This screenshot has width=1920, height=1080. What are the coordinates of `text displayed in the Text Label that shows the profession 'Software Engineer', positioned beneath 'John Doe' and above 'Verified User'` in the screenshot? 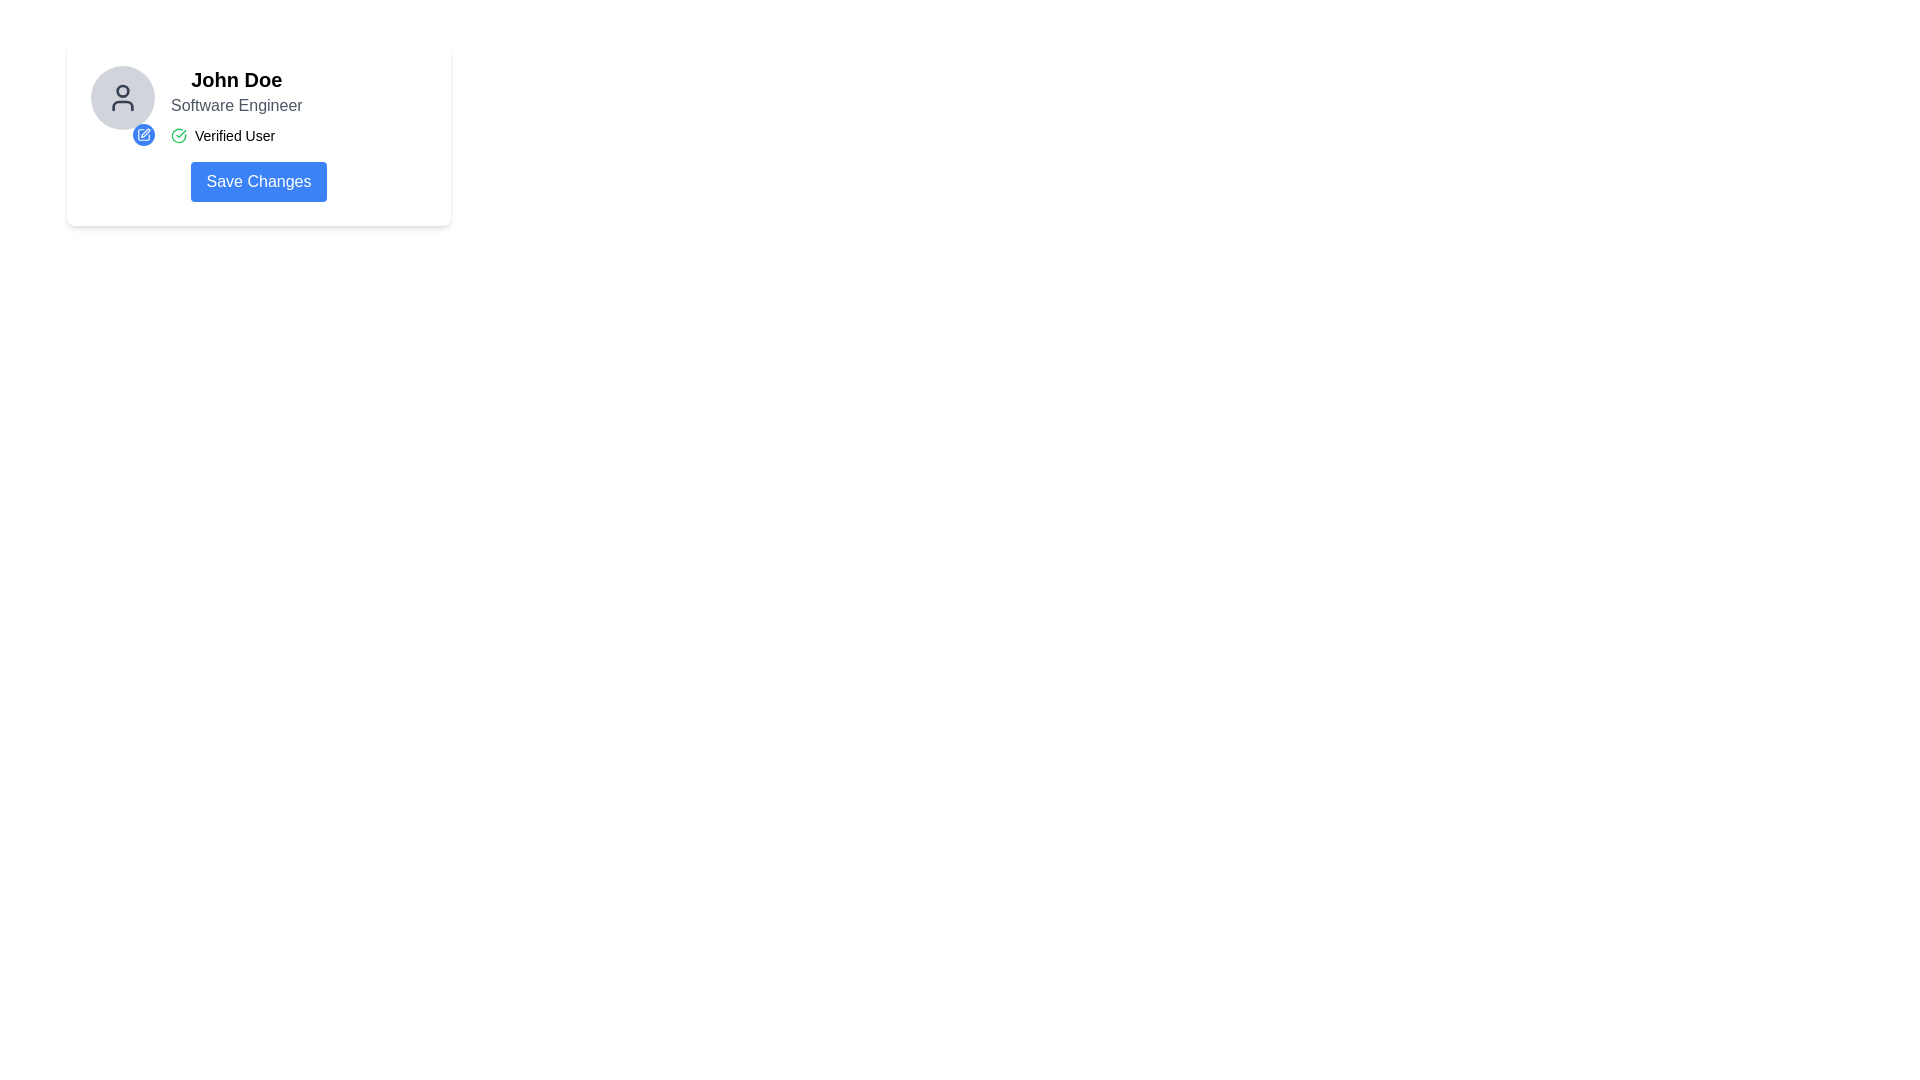 It's located at (236, 105).